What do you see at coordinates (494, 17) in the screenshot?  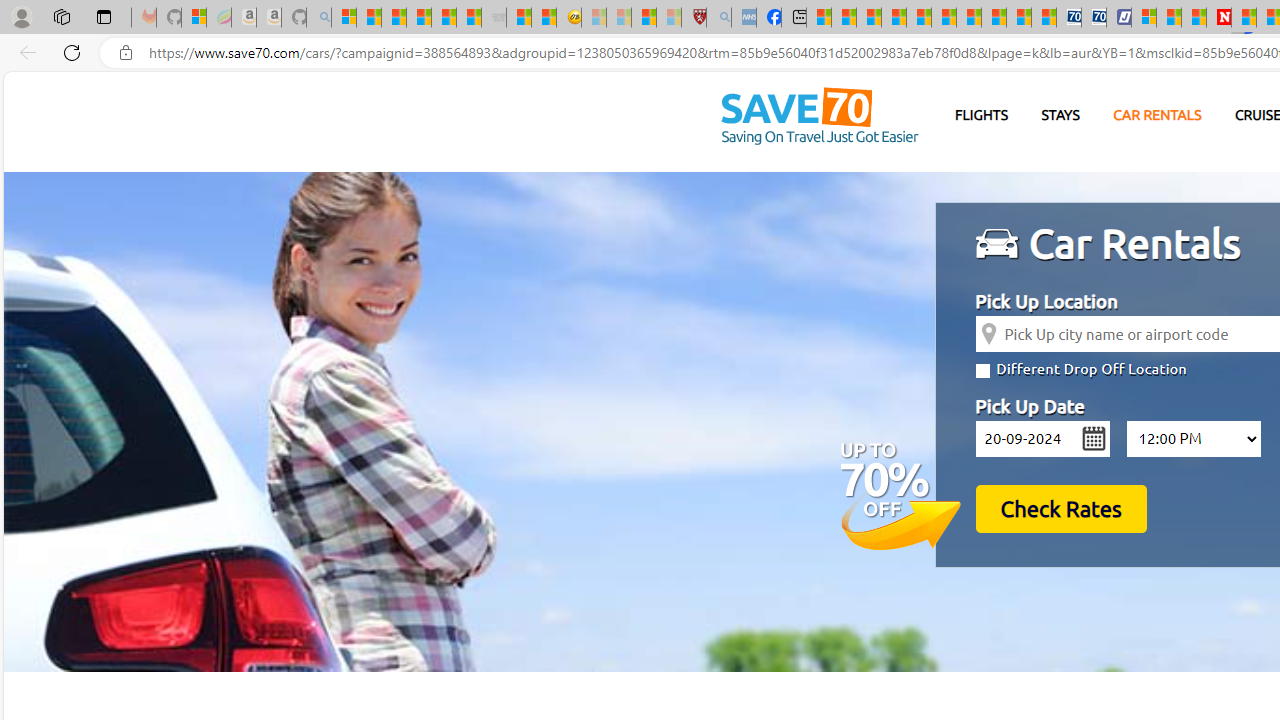 I see `'Combat Siege - Sleeping'` at bounding box center [494, 17].